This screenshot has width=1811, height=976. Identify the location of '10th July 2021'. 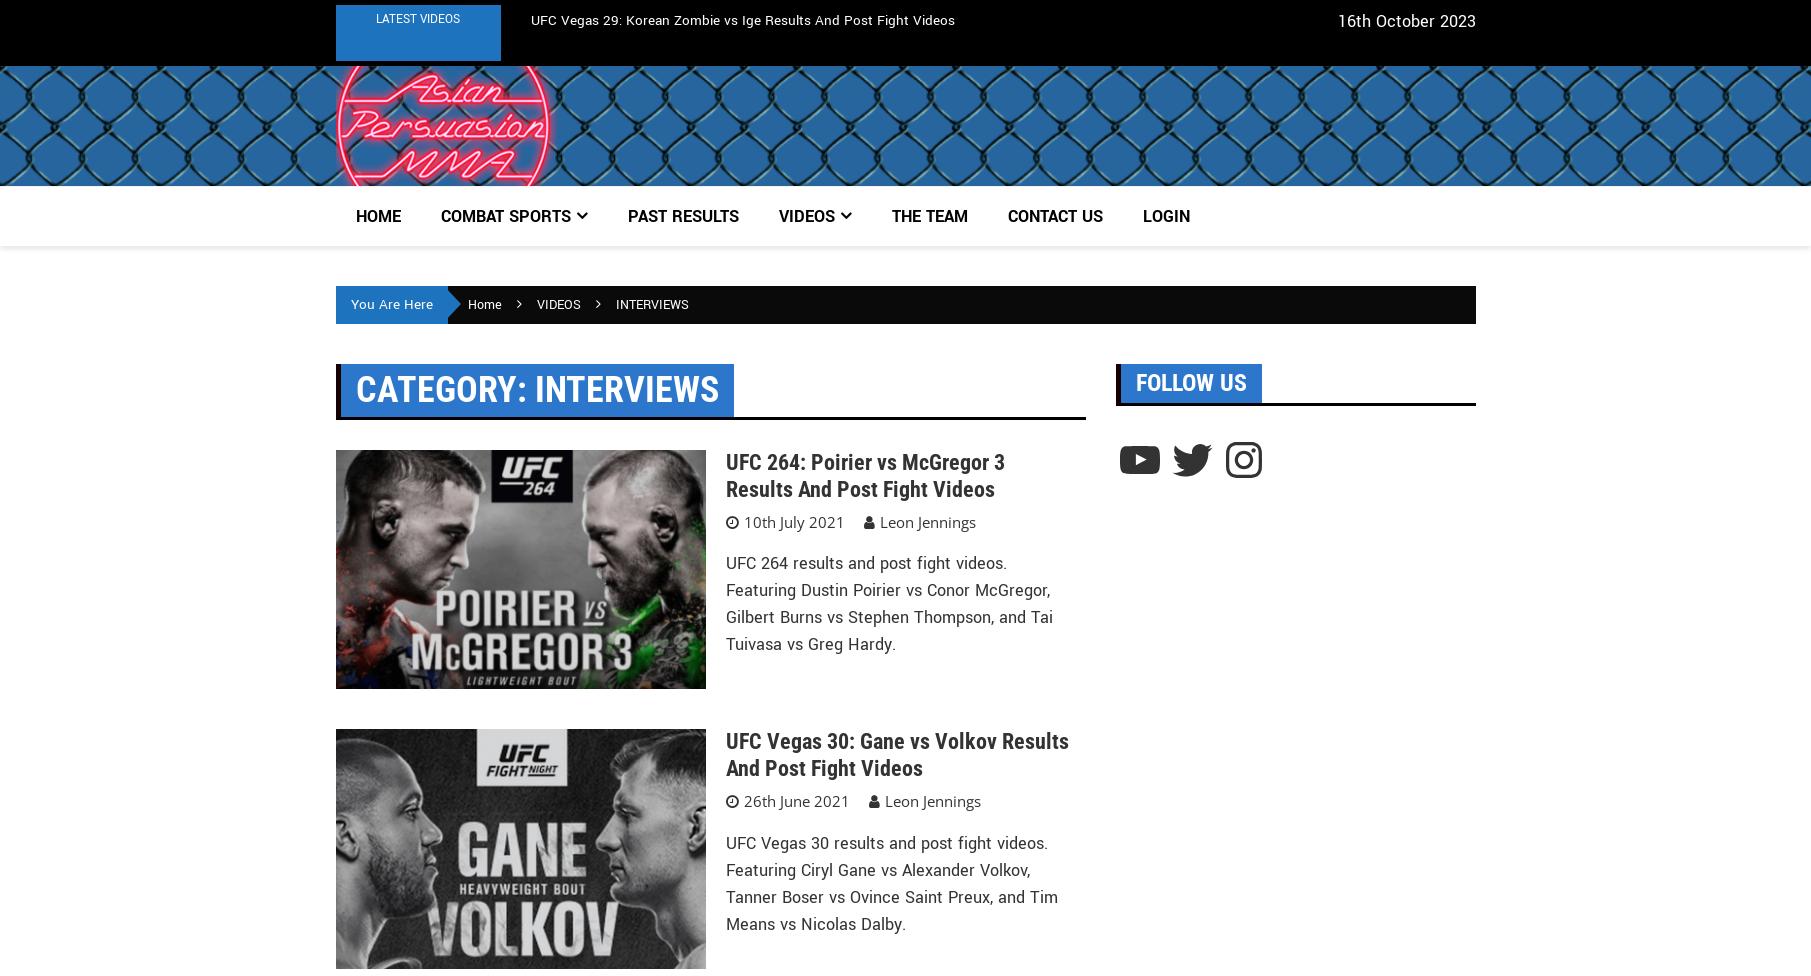
(792, 520).